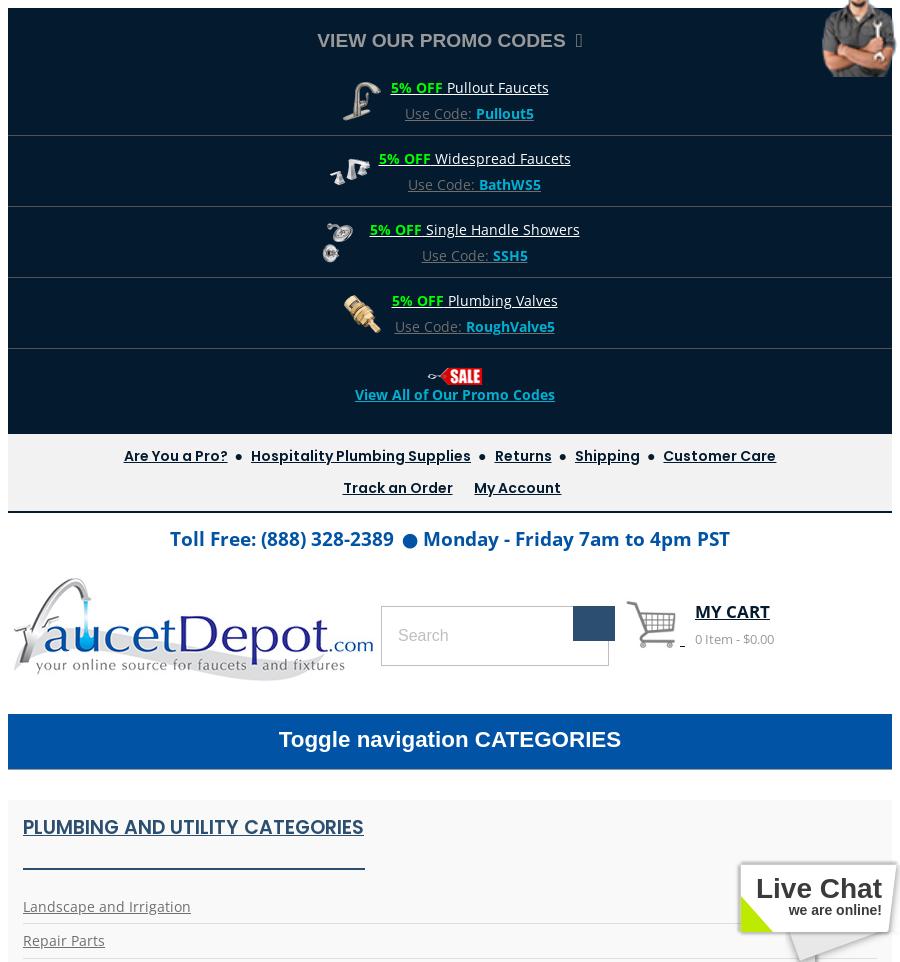 The height and width of the screenshot is (962, 900). I want to click on 'BathWS5', so click(509, 183).